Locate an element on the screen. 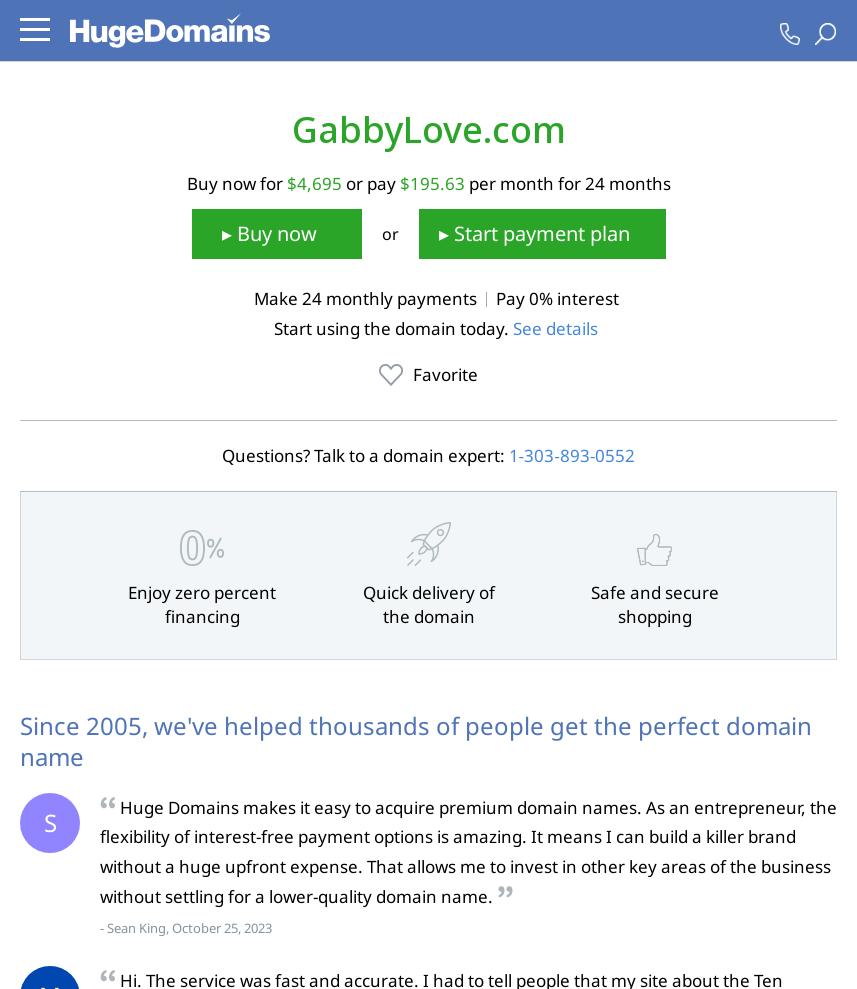 This screenshot has width=857, height=989. 'Pay 0% interest' is located at coordinates (556, 298).